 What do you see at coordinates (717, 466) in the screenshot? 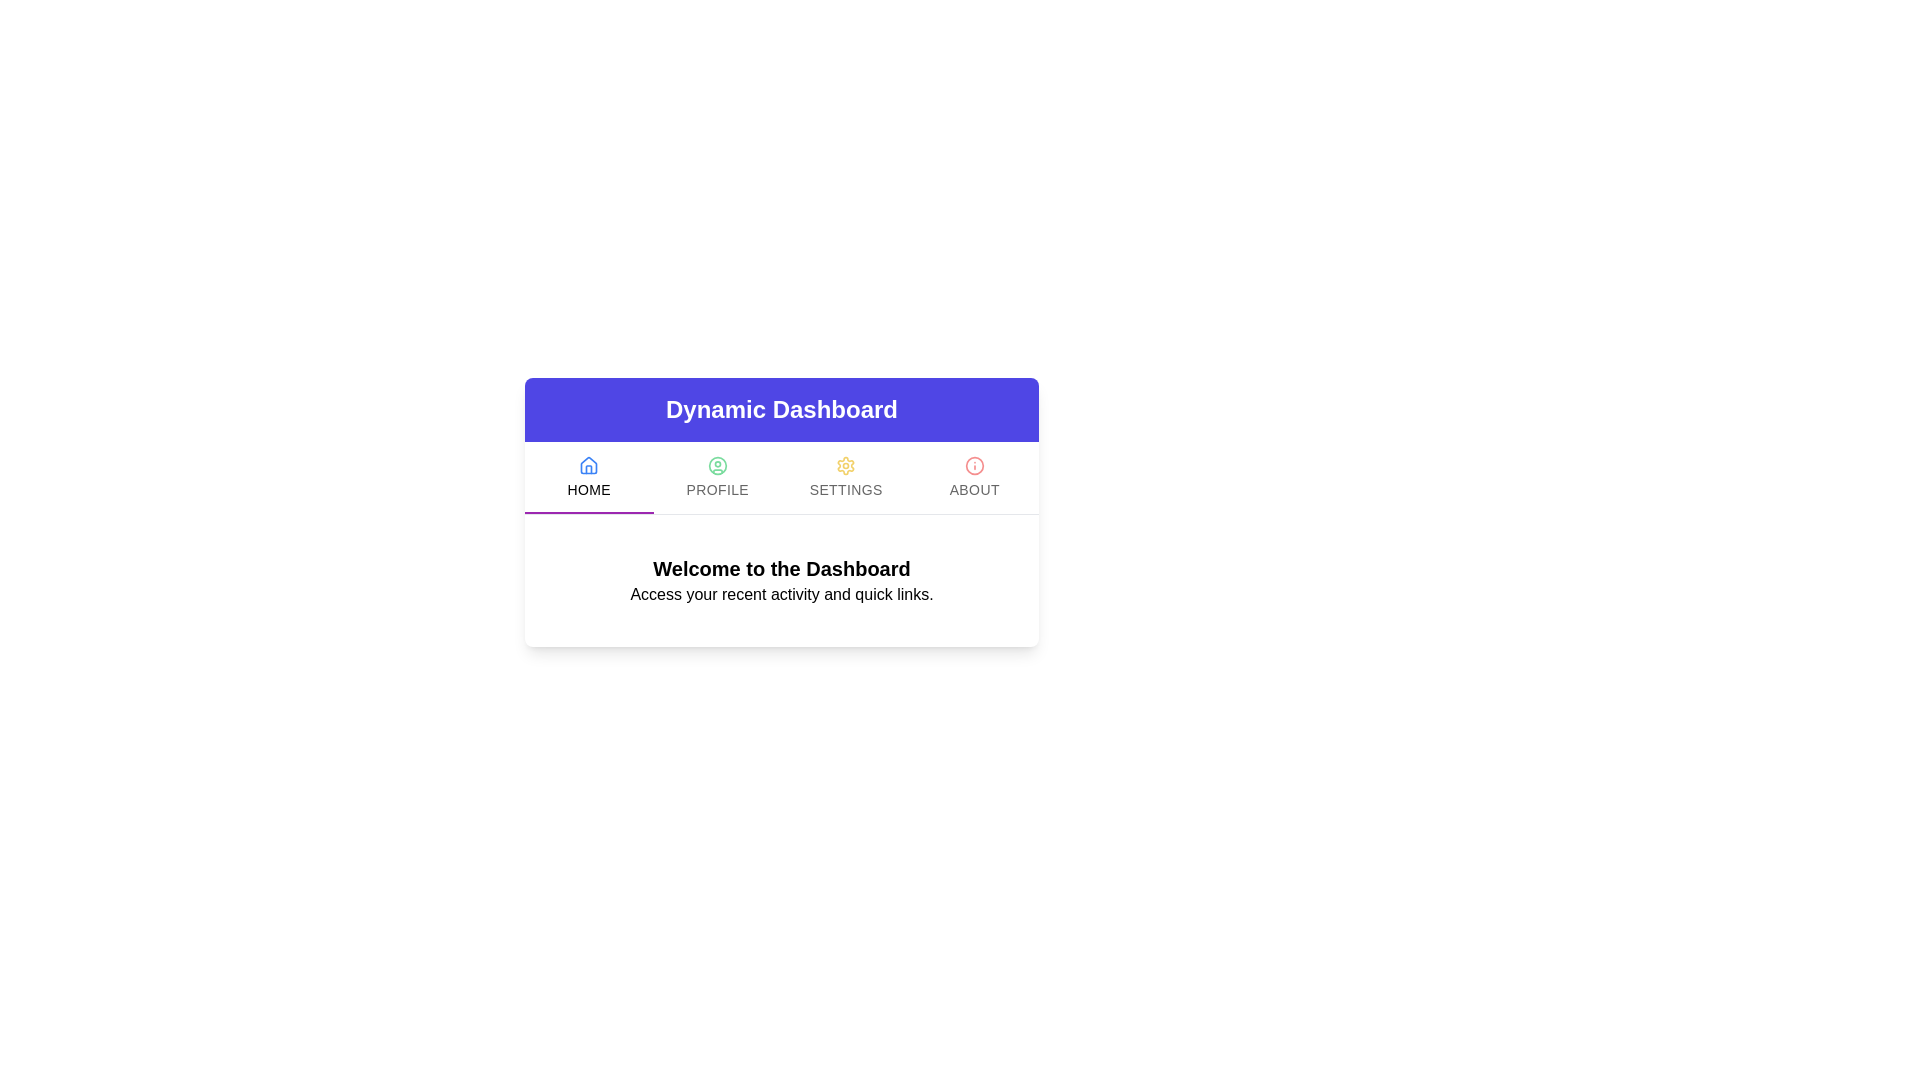
I see `the circular green profile icon located in the second position from the left in the top navigation of the interface as a visual cue` at bounding box center [717, 466].